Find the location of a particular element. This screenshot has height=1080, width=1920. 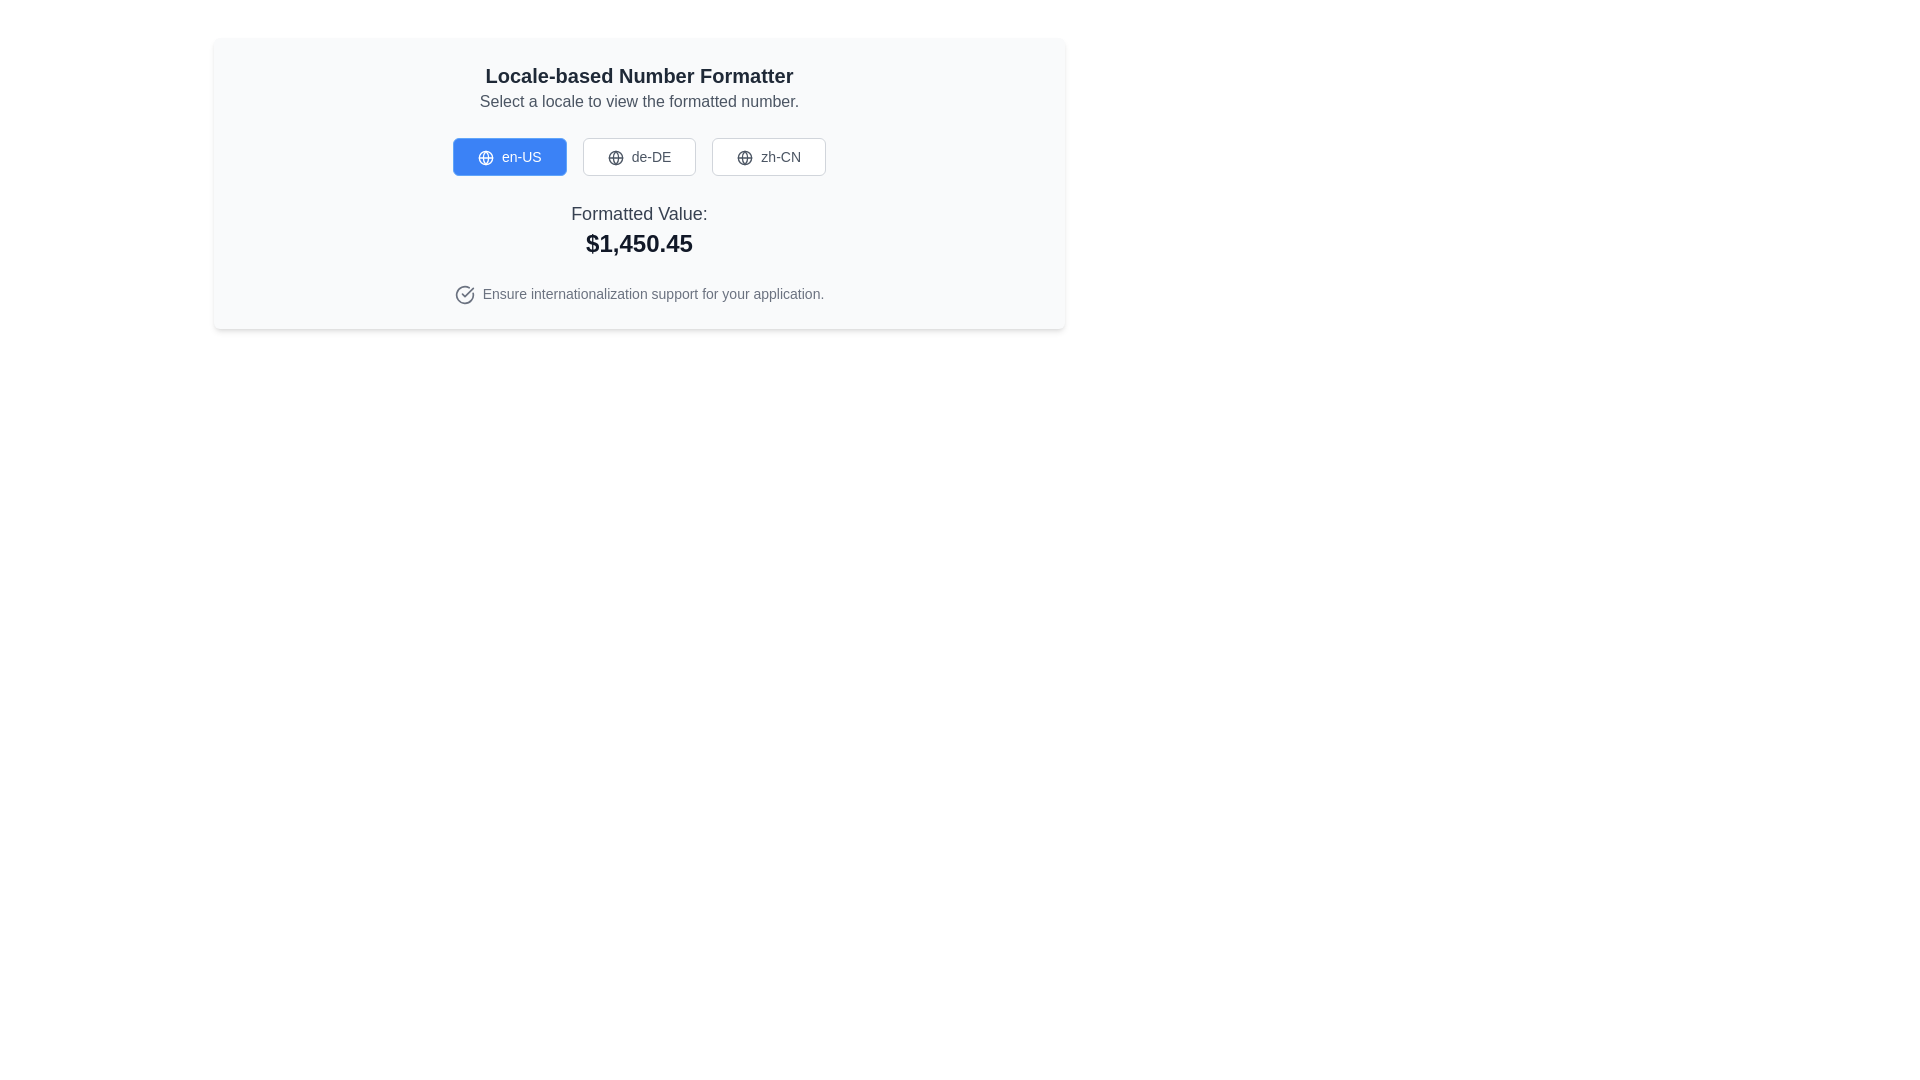

the decorative SVG circle representing the globe icon, which is not interactive but indicates locale selection functionality is located at coordinates (614, 157).